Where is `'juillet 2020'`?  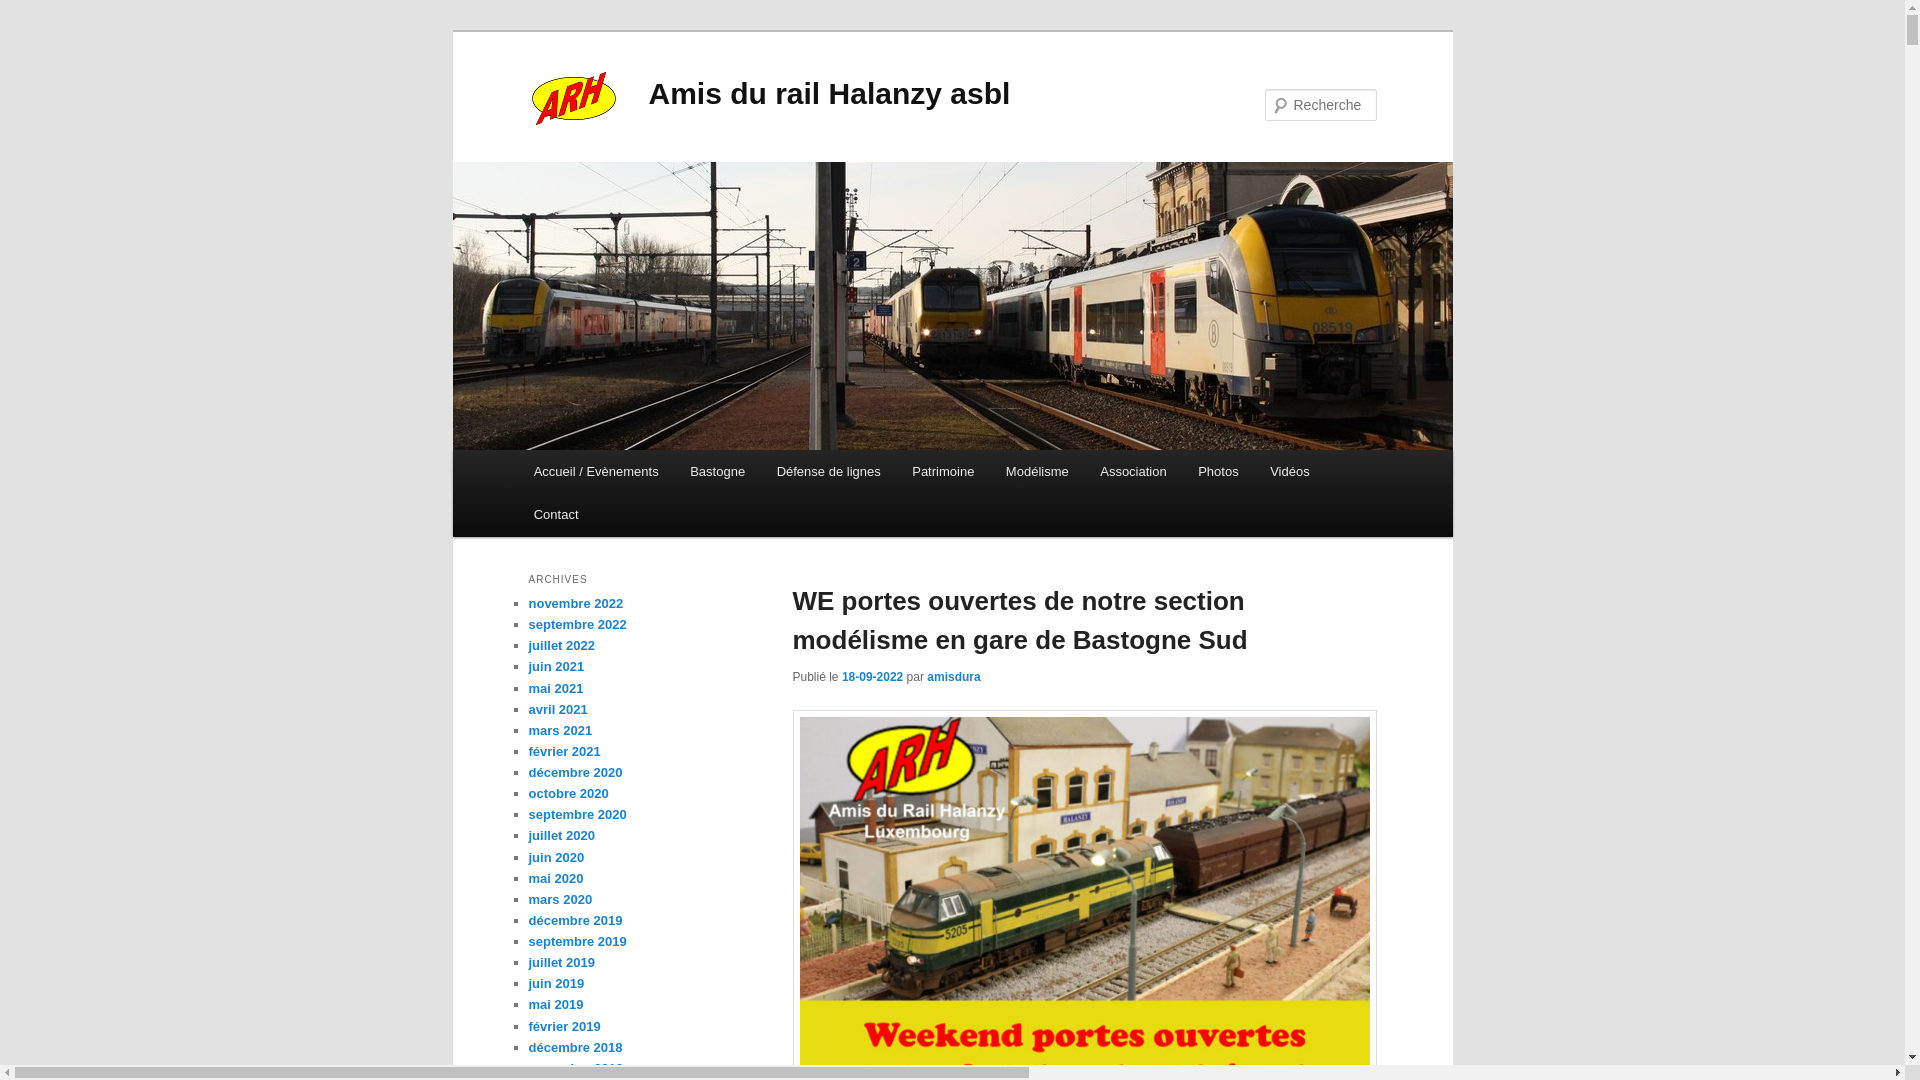 'juillet 2020' is located at coordinates (560, 835).